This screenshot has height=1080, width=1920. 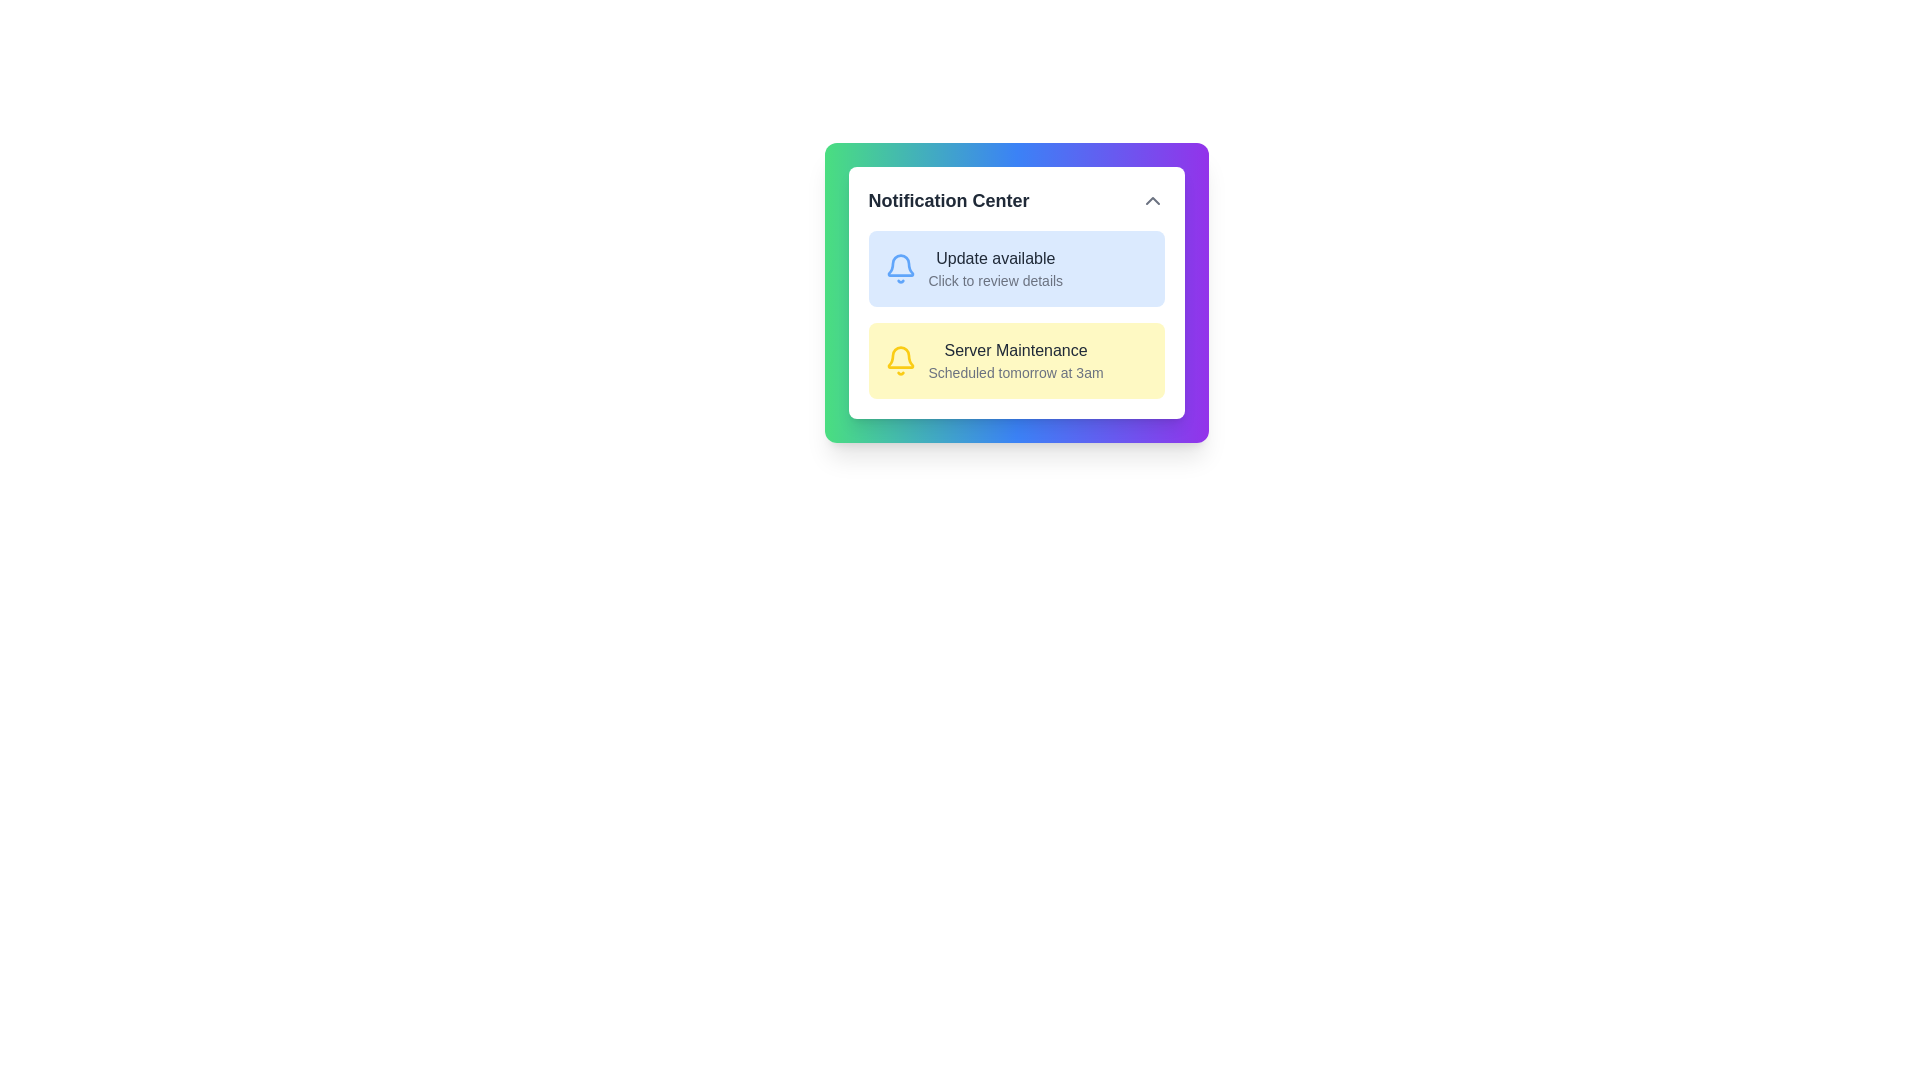 I want to click on the yellow bell icon located to the left of the 'Server Maintenance' text, so click(x=899, y=356).